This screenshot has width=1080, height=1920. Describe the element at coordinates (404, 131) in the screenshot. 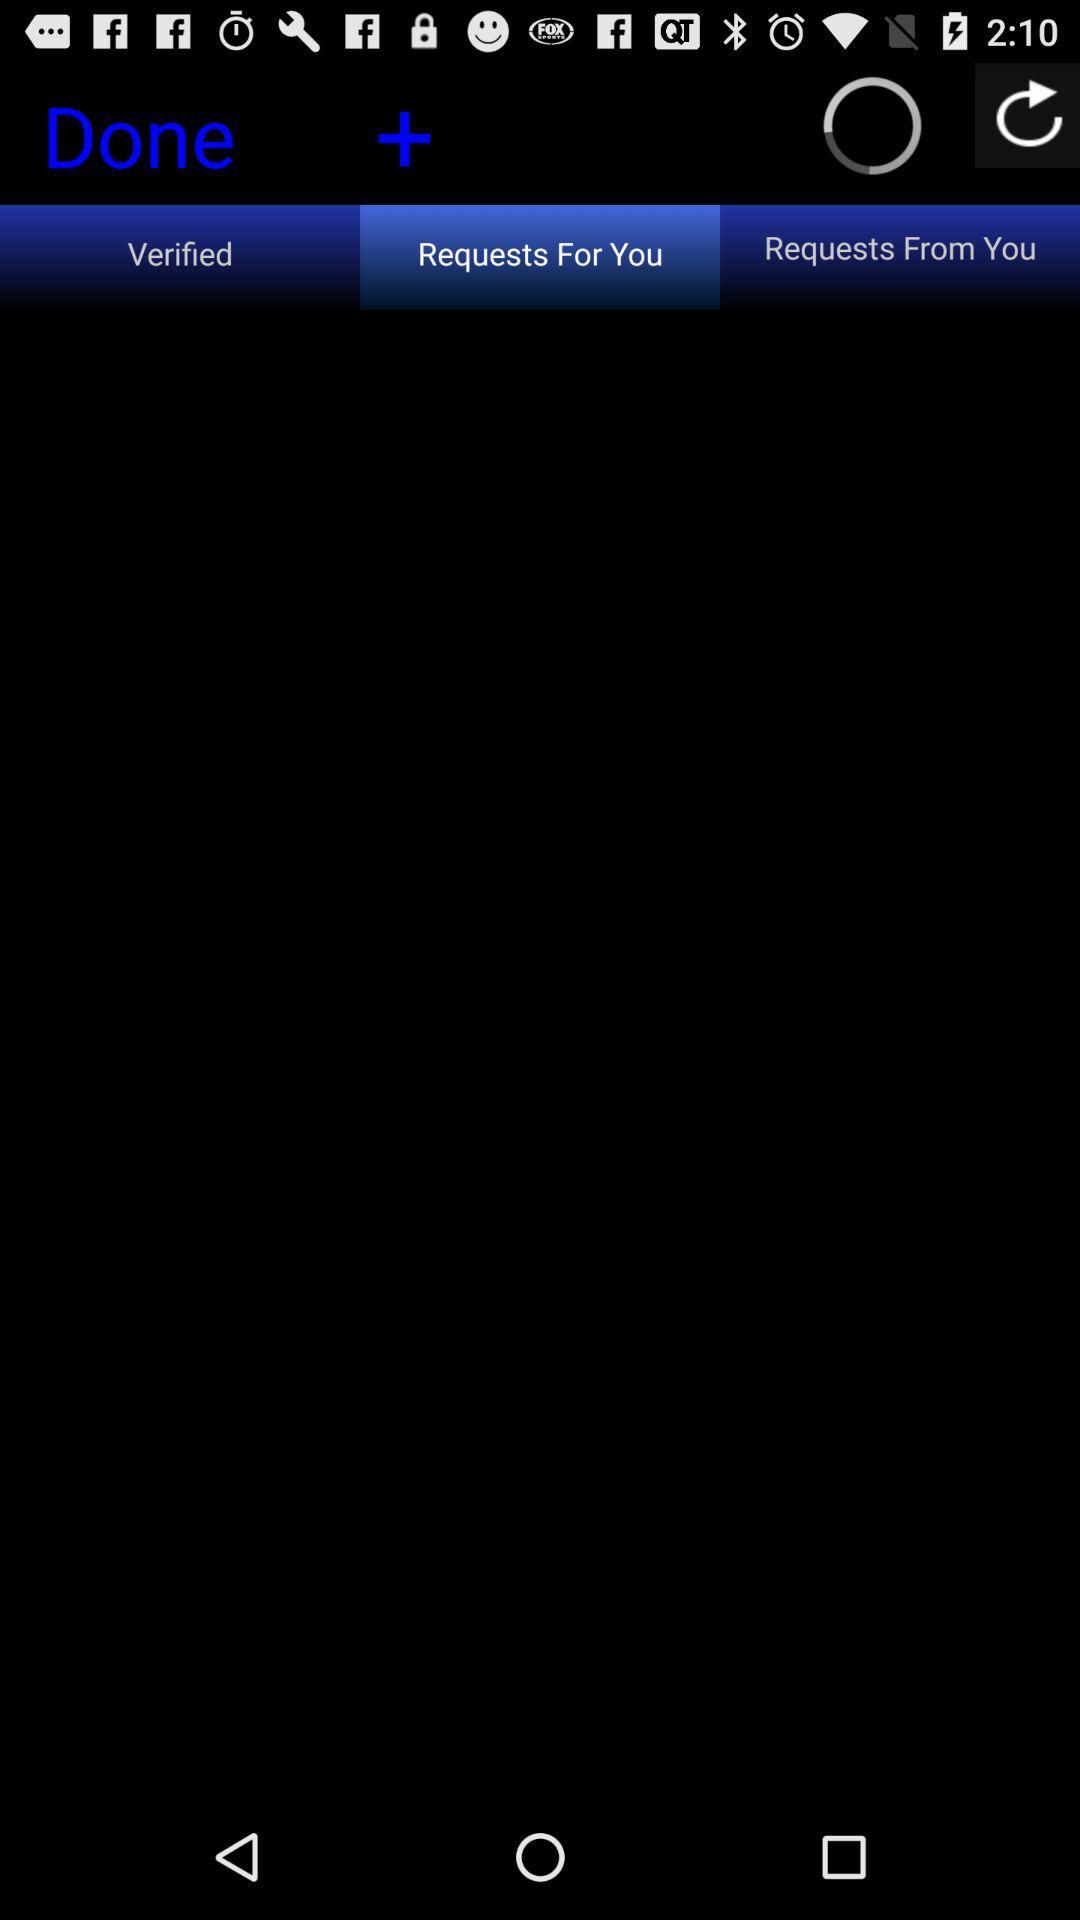

I see `the + icon` at that location.